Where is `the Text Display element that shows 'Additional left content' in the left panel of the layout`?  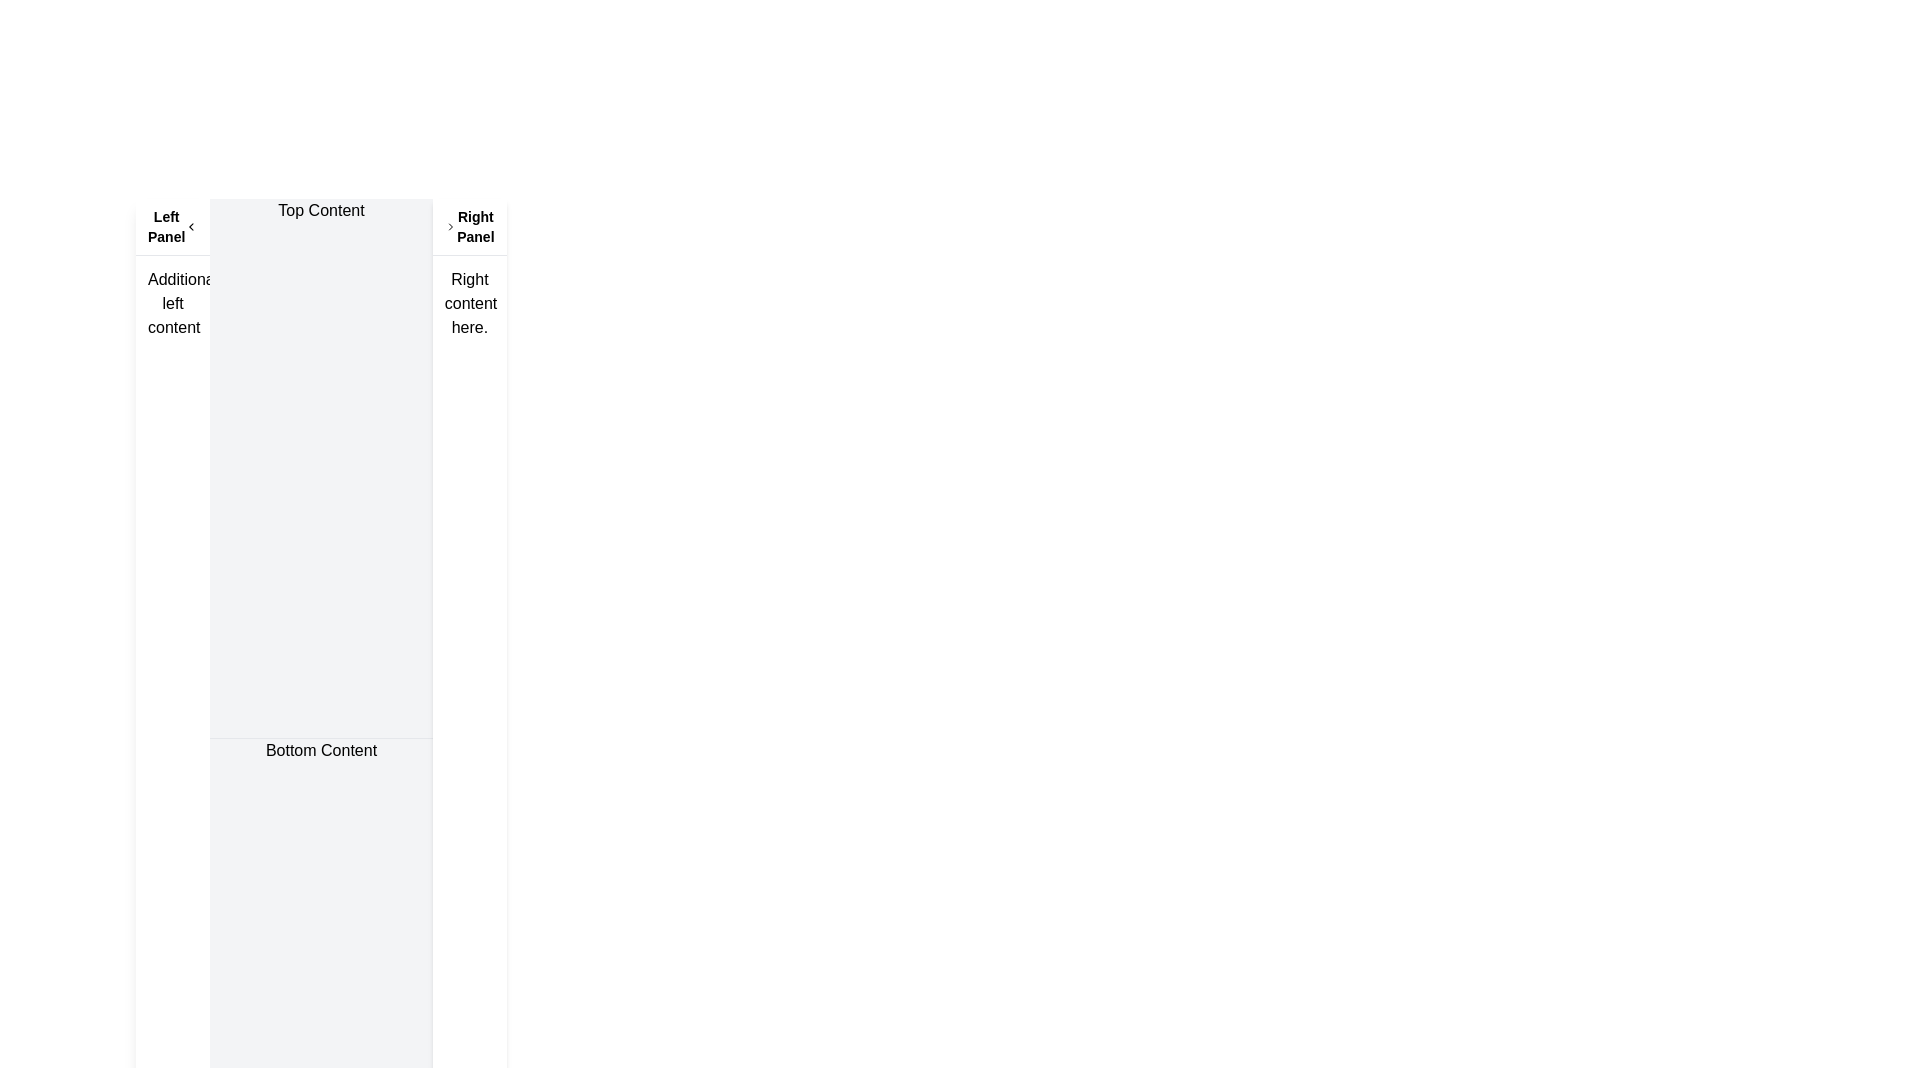
the Text Display element that shows 'Additional left content' in the left panel of the layout is located at coordinates (173, 304).